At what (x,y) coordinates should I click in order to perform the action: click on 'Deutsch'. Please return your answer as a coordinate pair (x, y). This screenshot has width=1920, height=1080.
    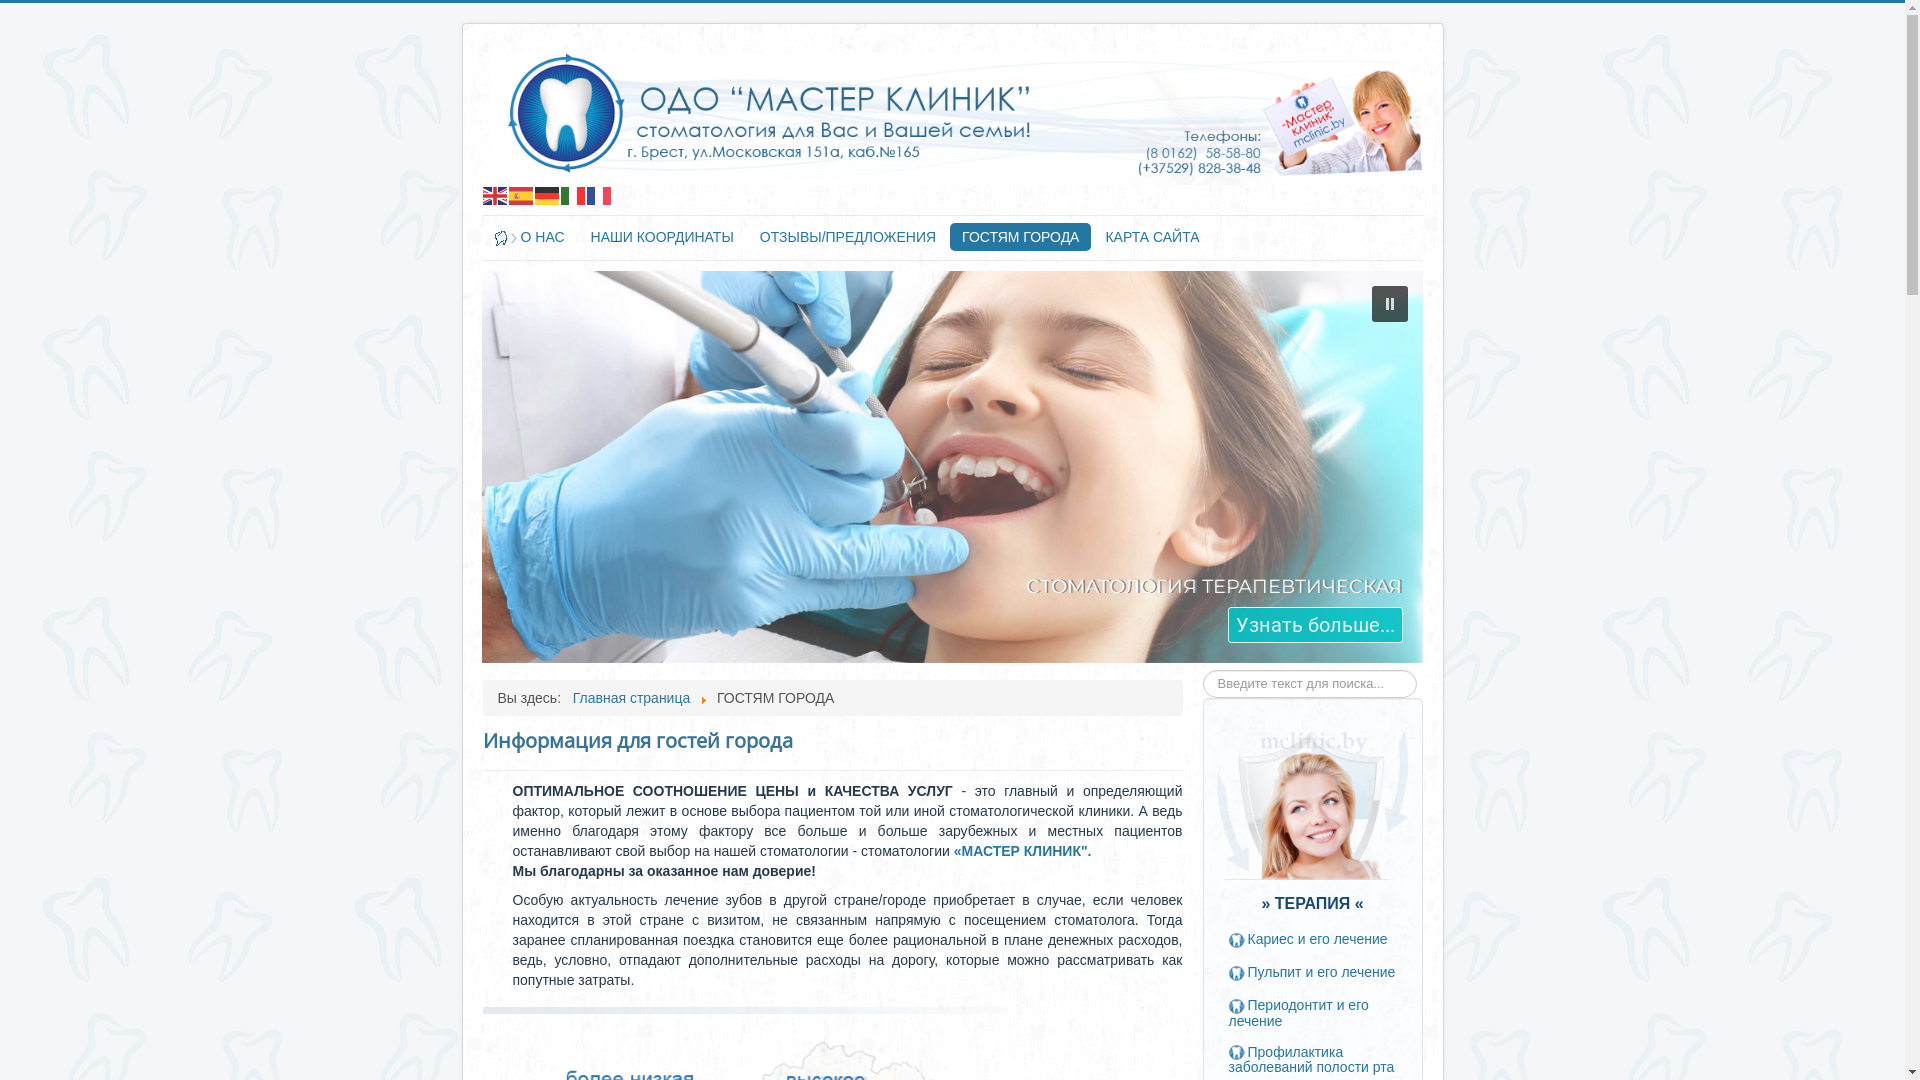
    Looking at the image, I should click on (547, 195).